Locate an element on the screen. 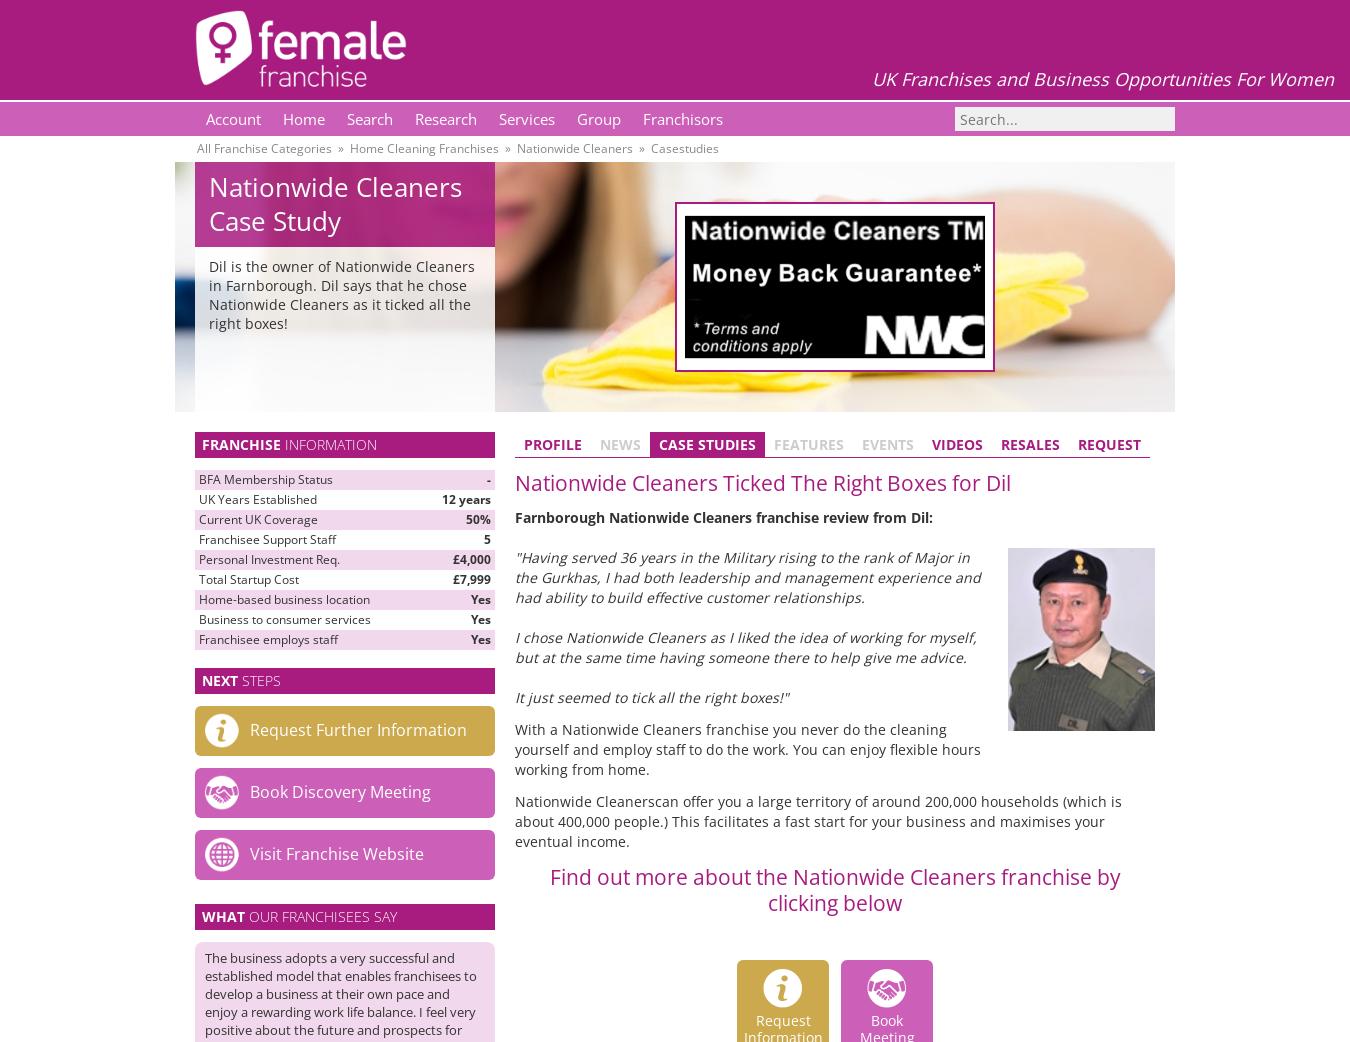 The height and width of the screenshot is (1042, 1350). 'Franchisors' is located at coordinates (643, 118).